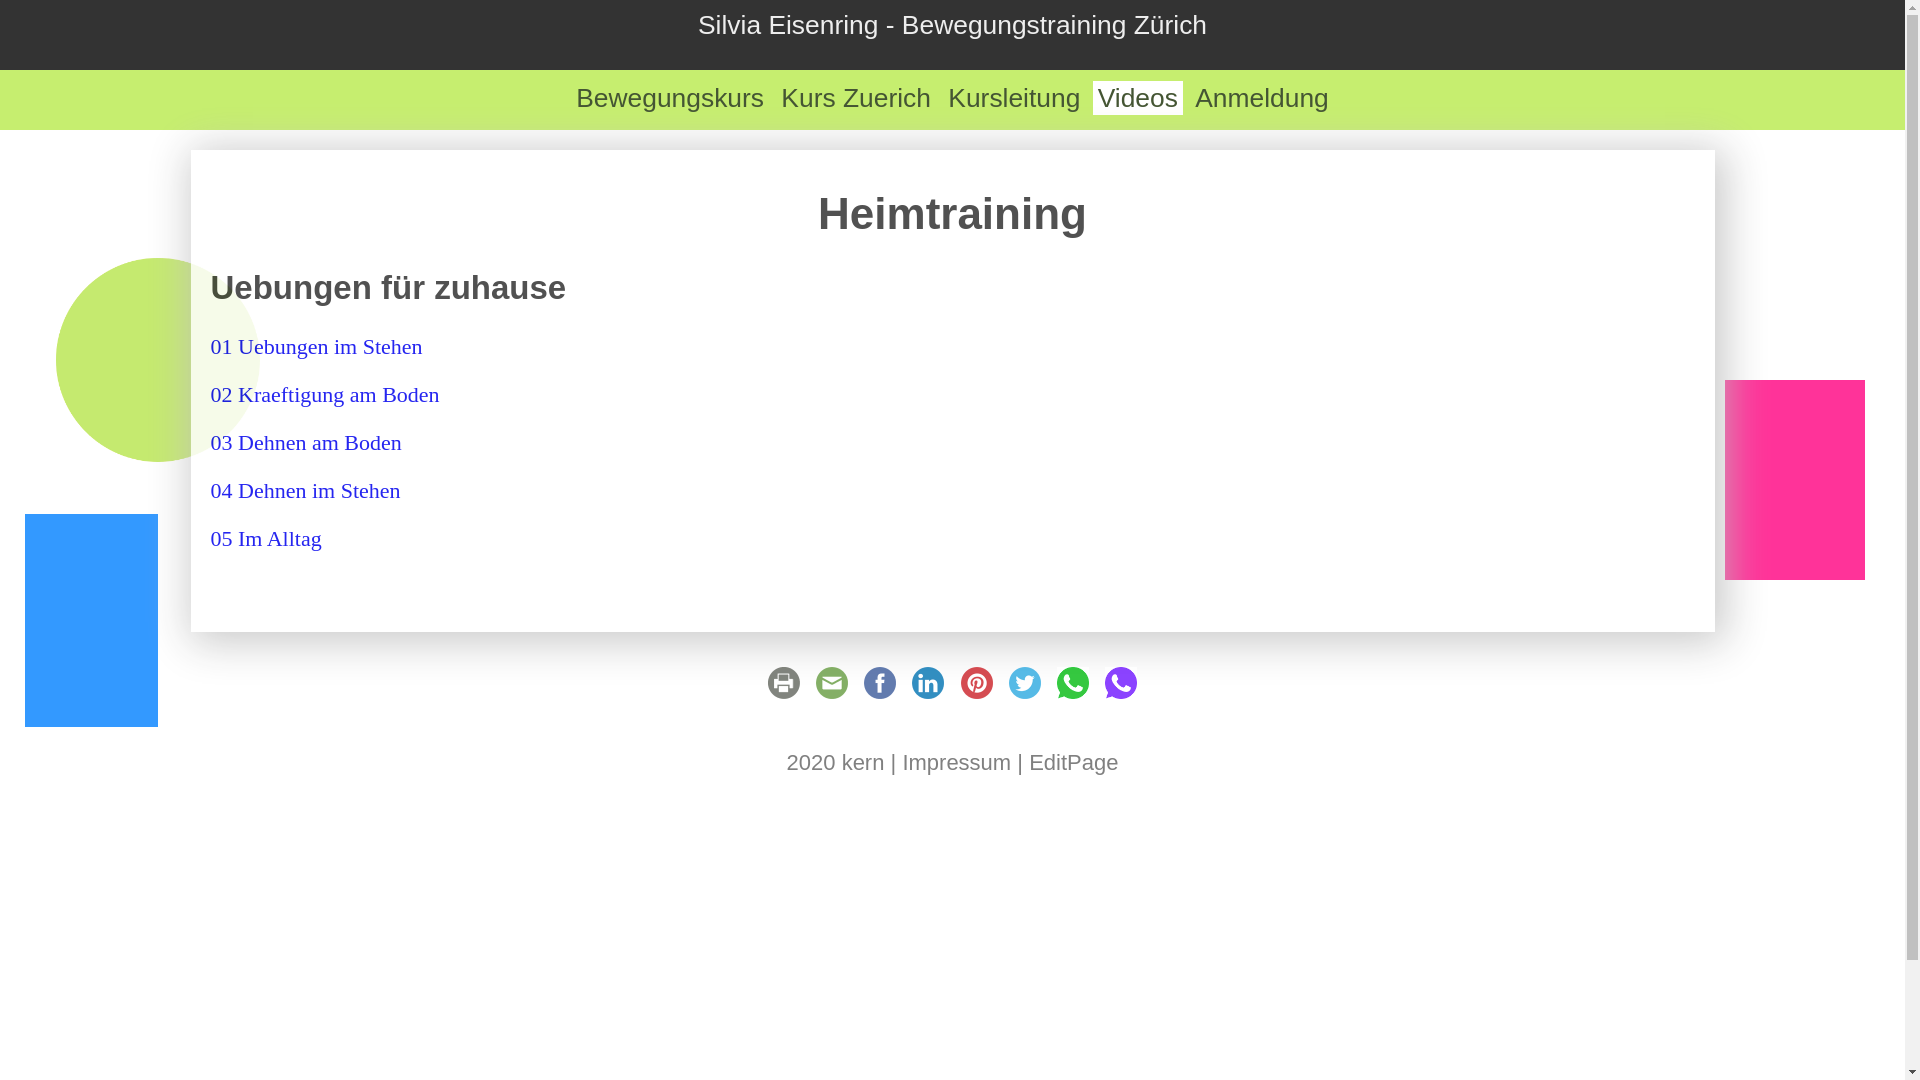 The width and height of the screenshot is (1920, 1080). What do you see at coordinates (210, 441) in the screenshot?
I see `'03 Dehnen am Boden'` at bounding box center [210, 441].